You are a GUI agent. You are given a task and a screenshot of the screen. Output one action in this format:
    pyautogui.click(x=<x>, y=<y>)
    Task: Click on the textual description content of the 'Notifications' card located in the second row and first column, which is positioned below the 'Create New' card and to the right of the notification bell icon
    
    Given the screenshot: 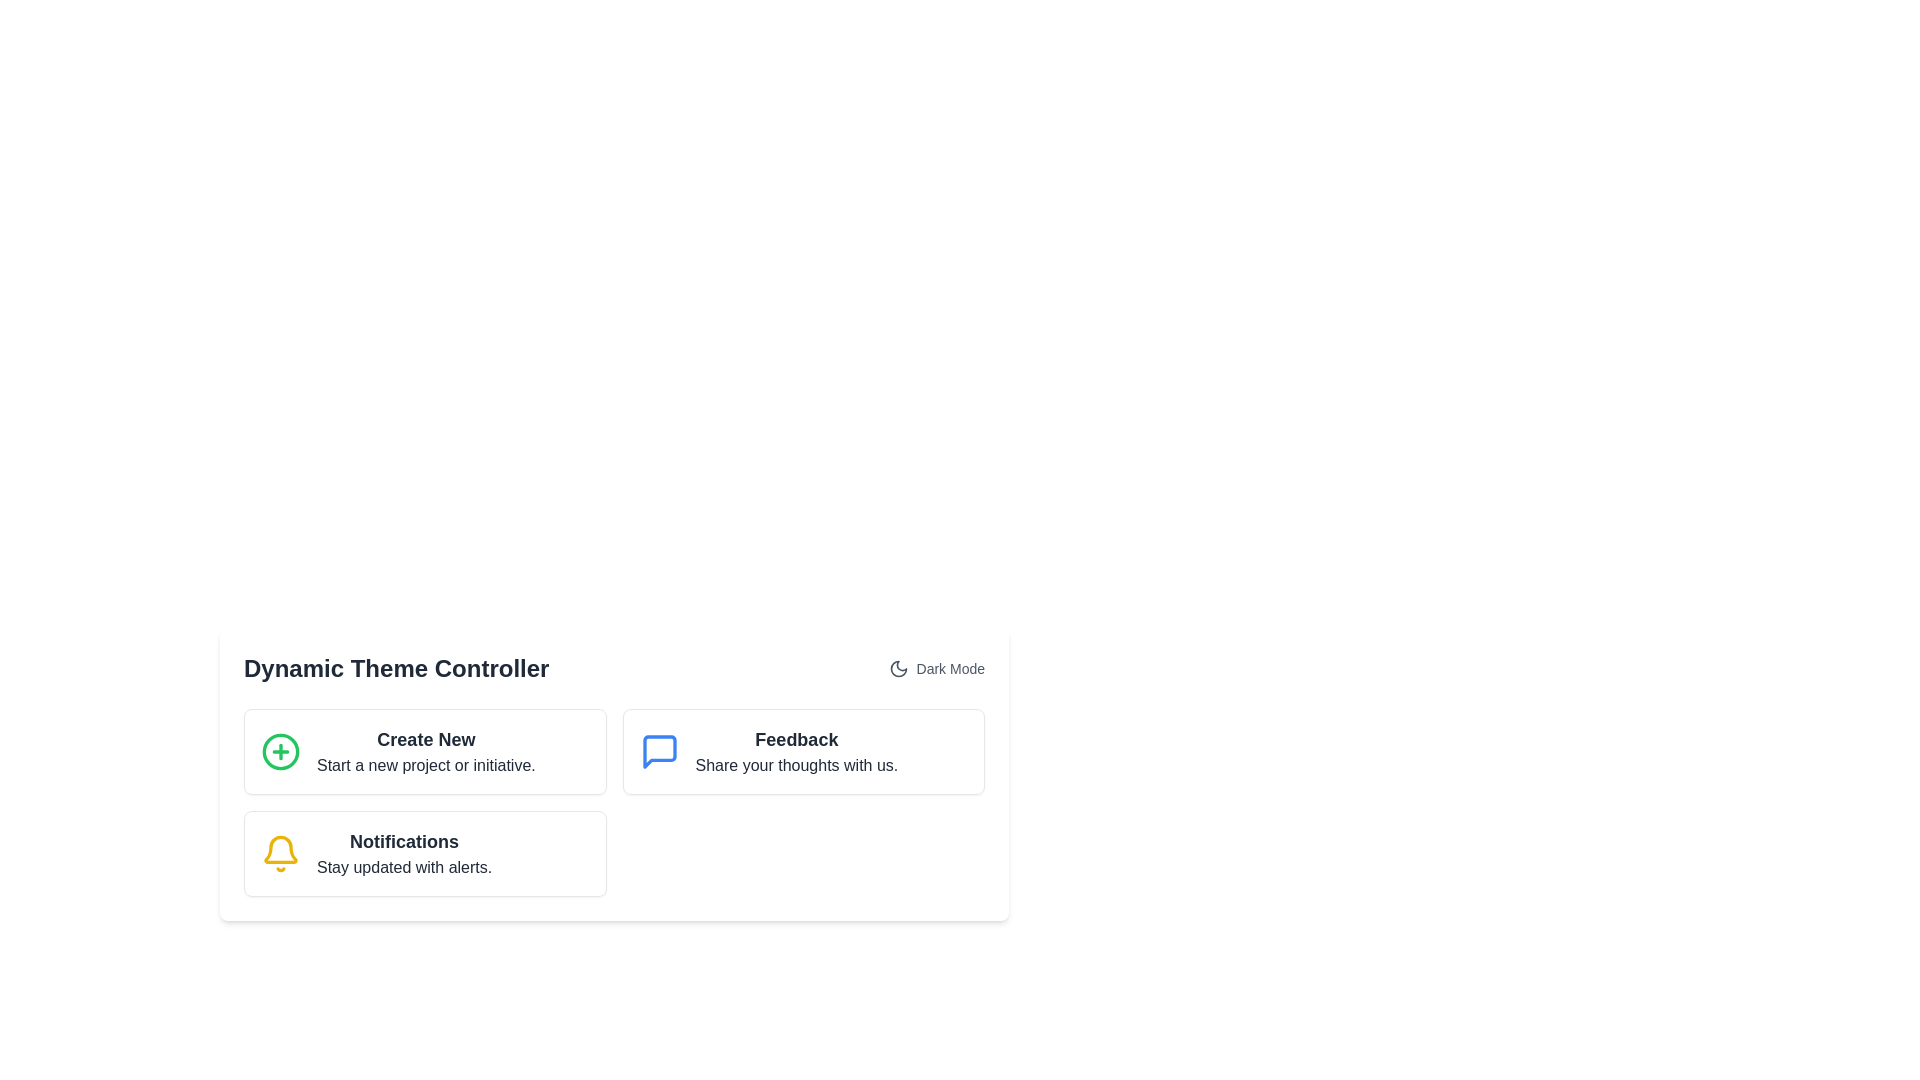 What is the action you would take?
    pyautogui.click(x=403, y=853)
    